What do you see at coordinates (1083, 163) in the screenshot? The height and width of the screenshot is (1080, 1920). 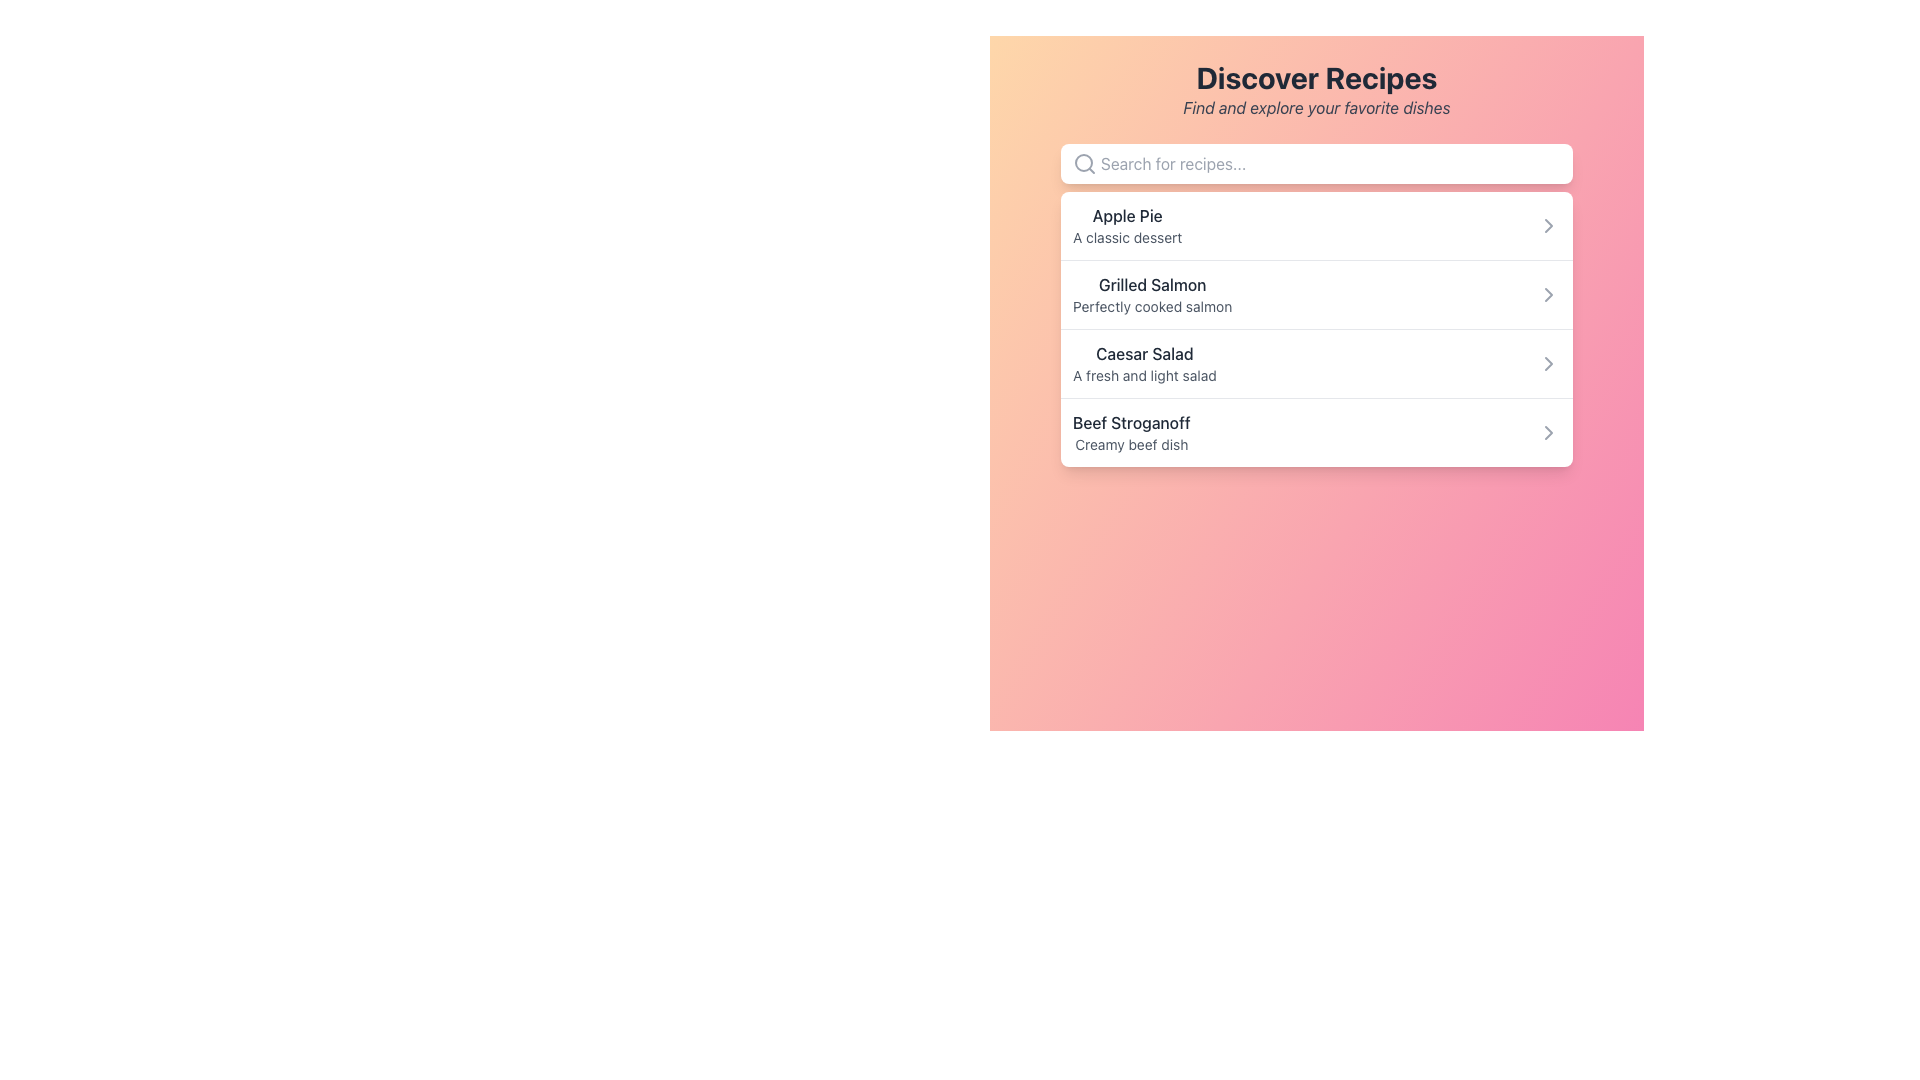 I see `the search bar icon located to the left of the placeholder text 'Search for recipes...' in the search bar component` at bounding box center [1083, 163].